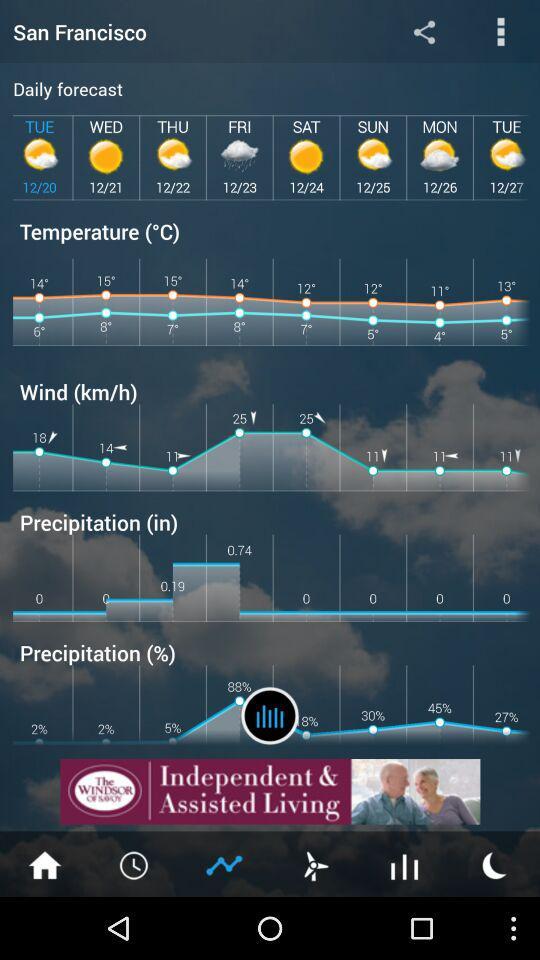 The height and width of the screenshot is (960, 540). Describe the element at coordinates (44, 863) in the screenshot. I see `go home` at that location.